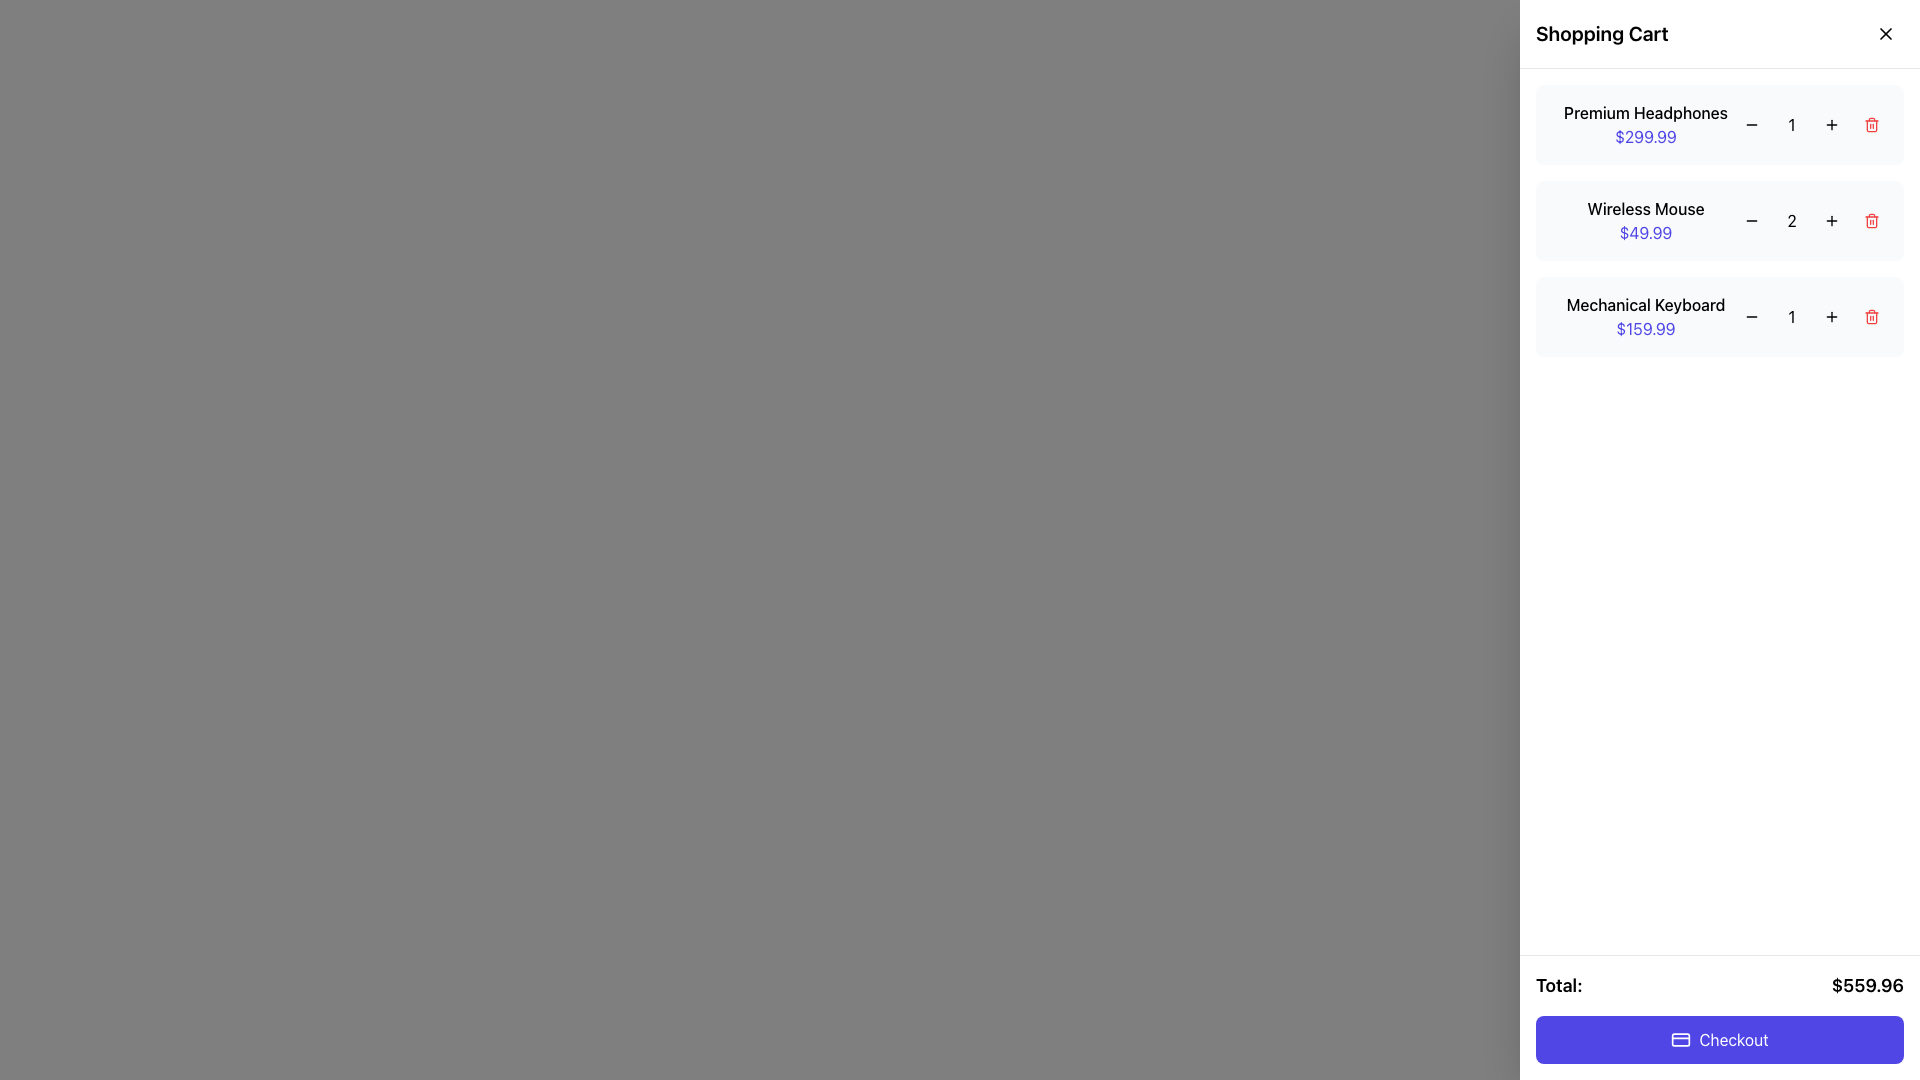 The image size is (1920, 1080). What do you see at coordinates (1680, 1039) in the screenshot?
I see `the 'Checkout' button which contains the payment icon, located centrally within the button and positioned at the bottom section of the shopping cart interface` at bounding box center [1680, 1039].